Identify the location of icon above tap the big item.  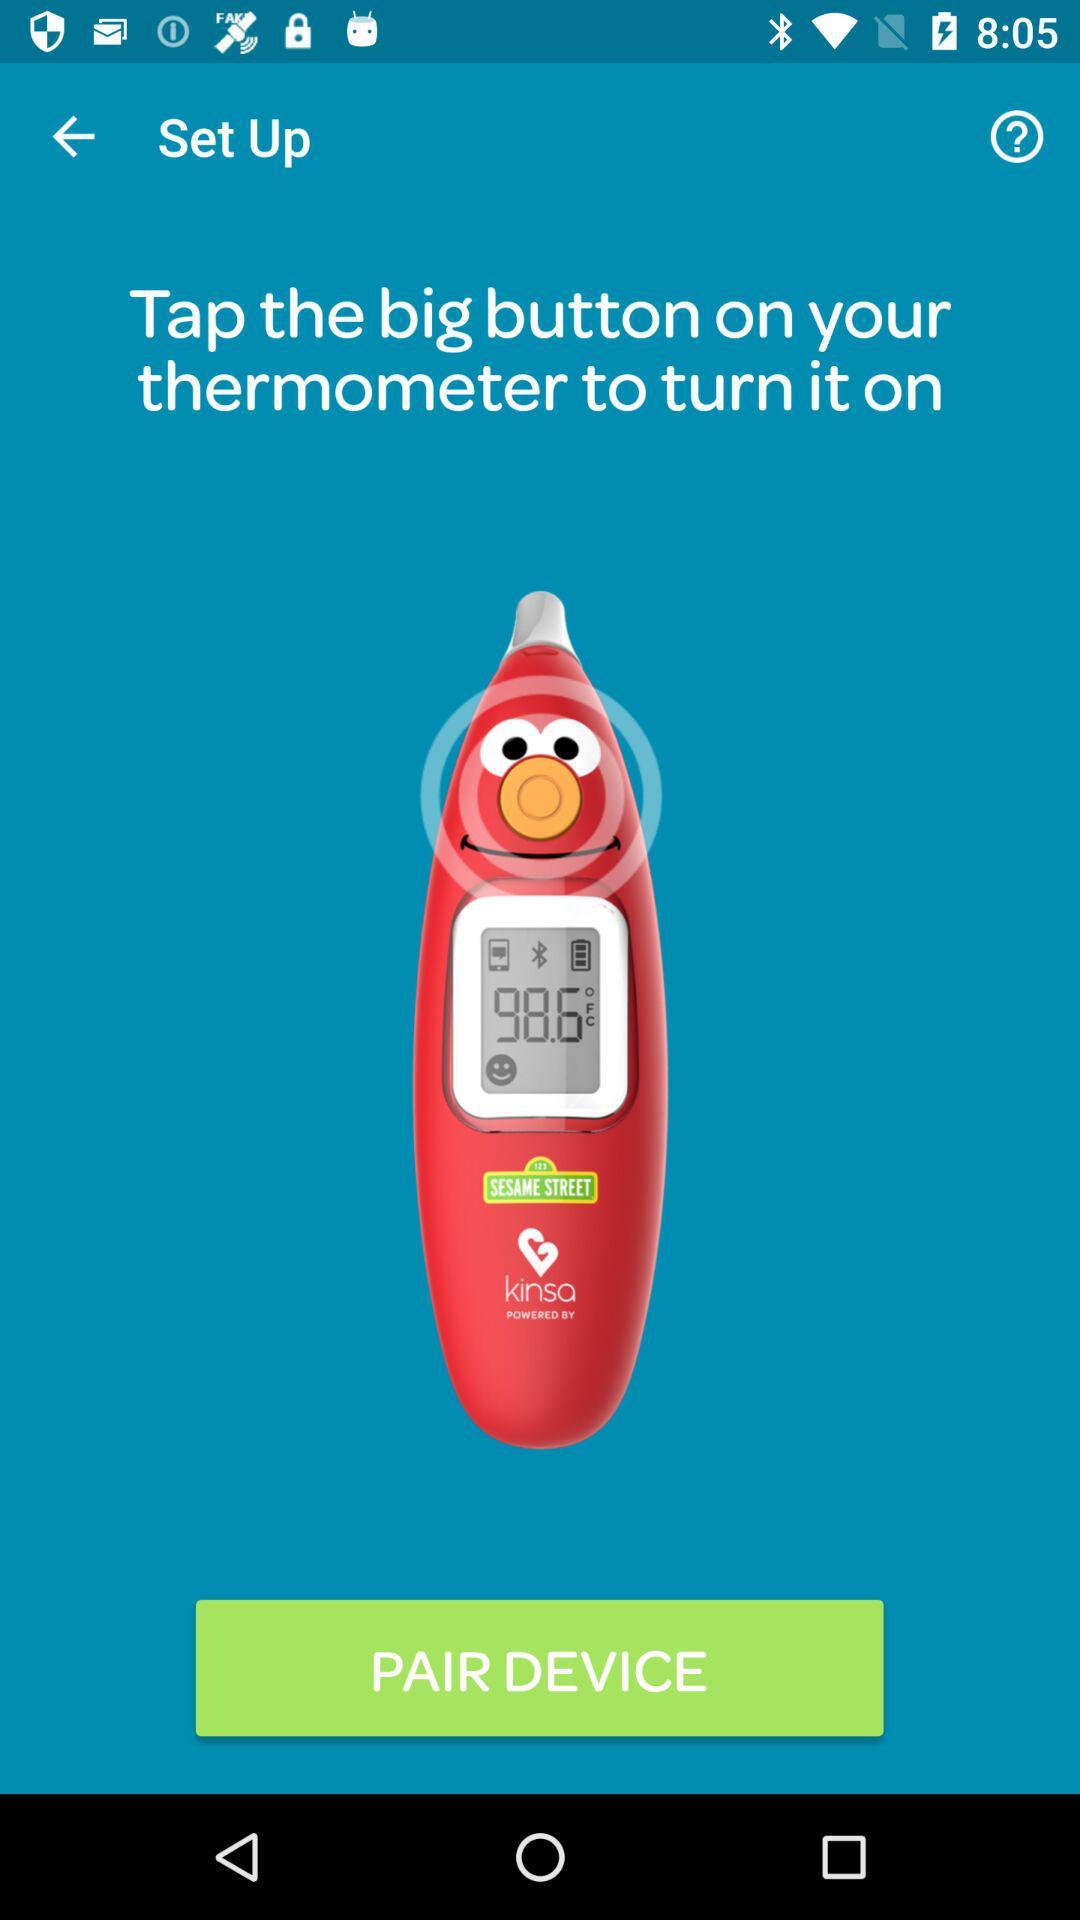
(72, 135).